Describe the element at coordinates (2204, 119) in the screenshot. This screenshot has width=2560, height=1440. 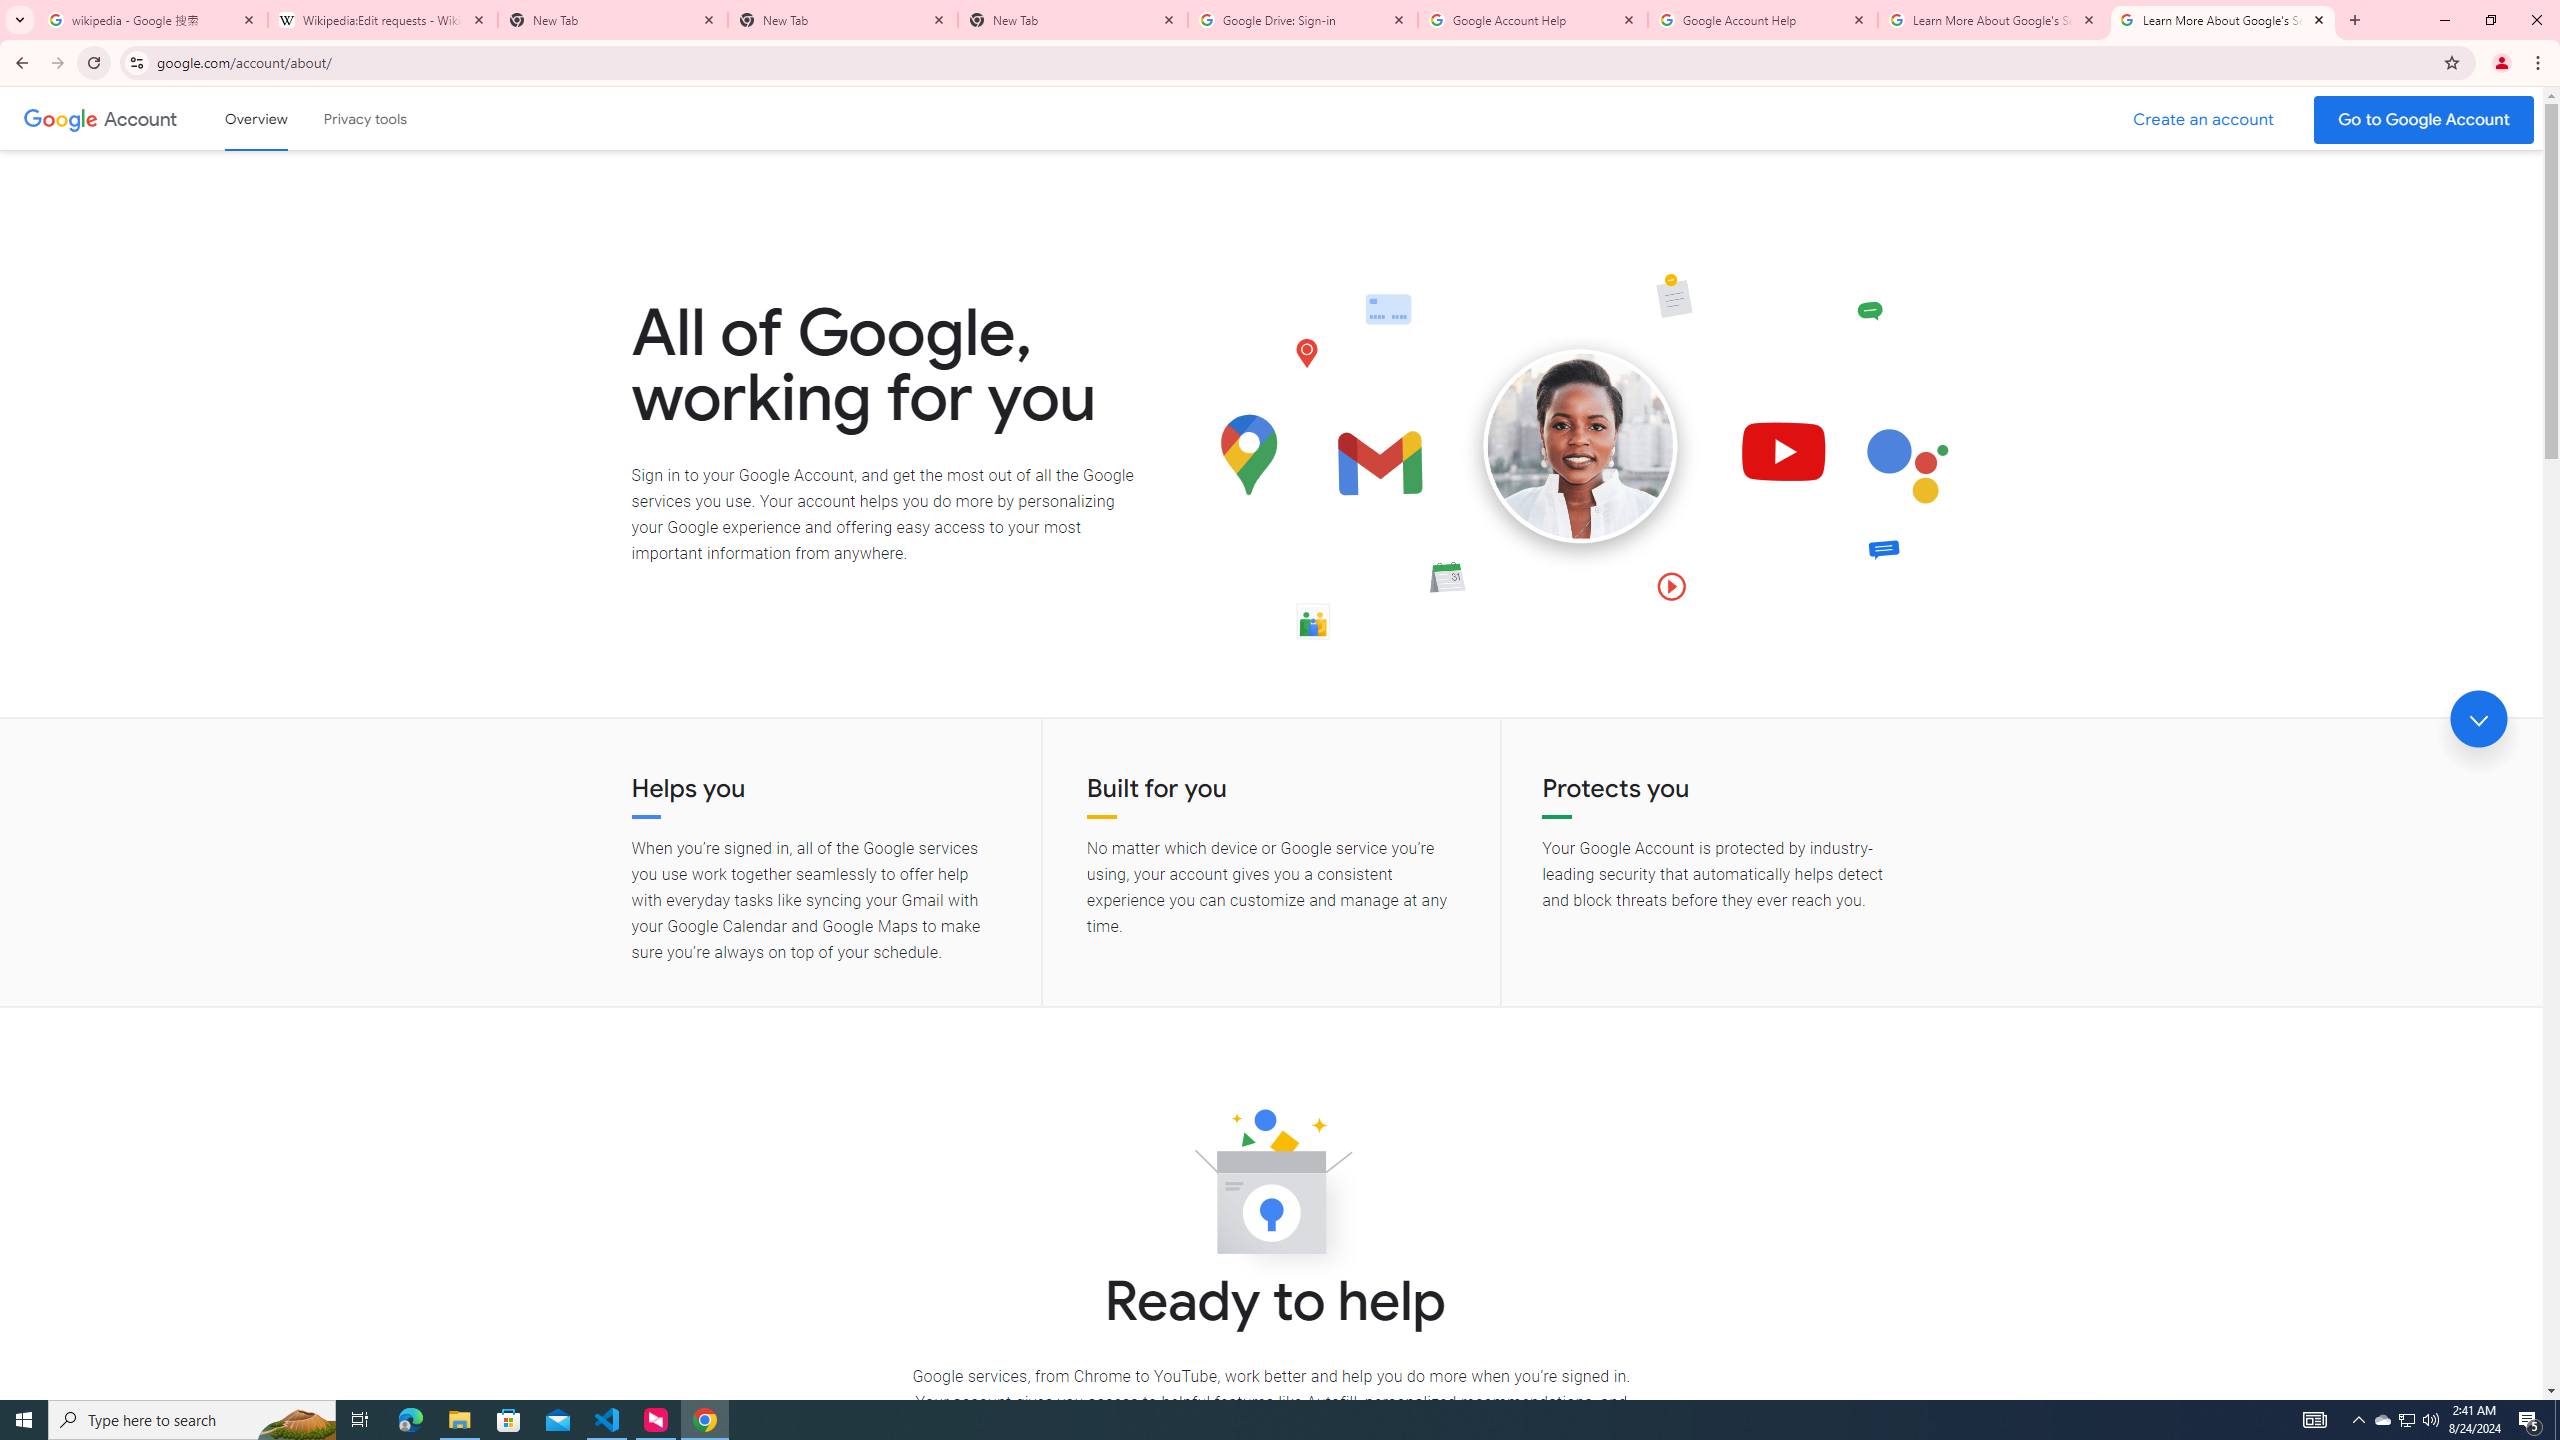
I see `'Create a Google Account'` at that location.